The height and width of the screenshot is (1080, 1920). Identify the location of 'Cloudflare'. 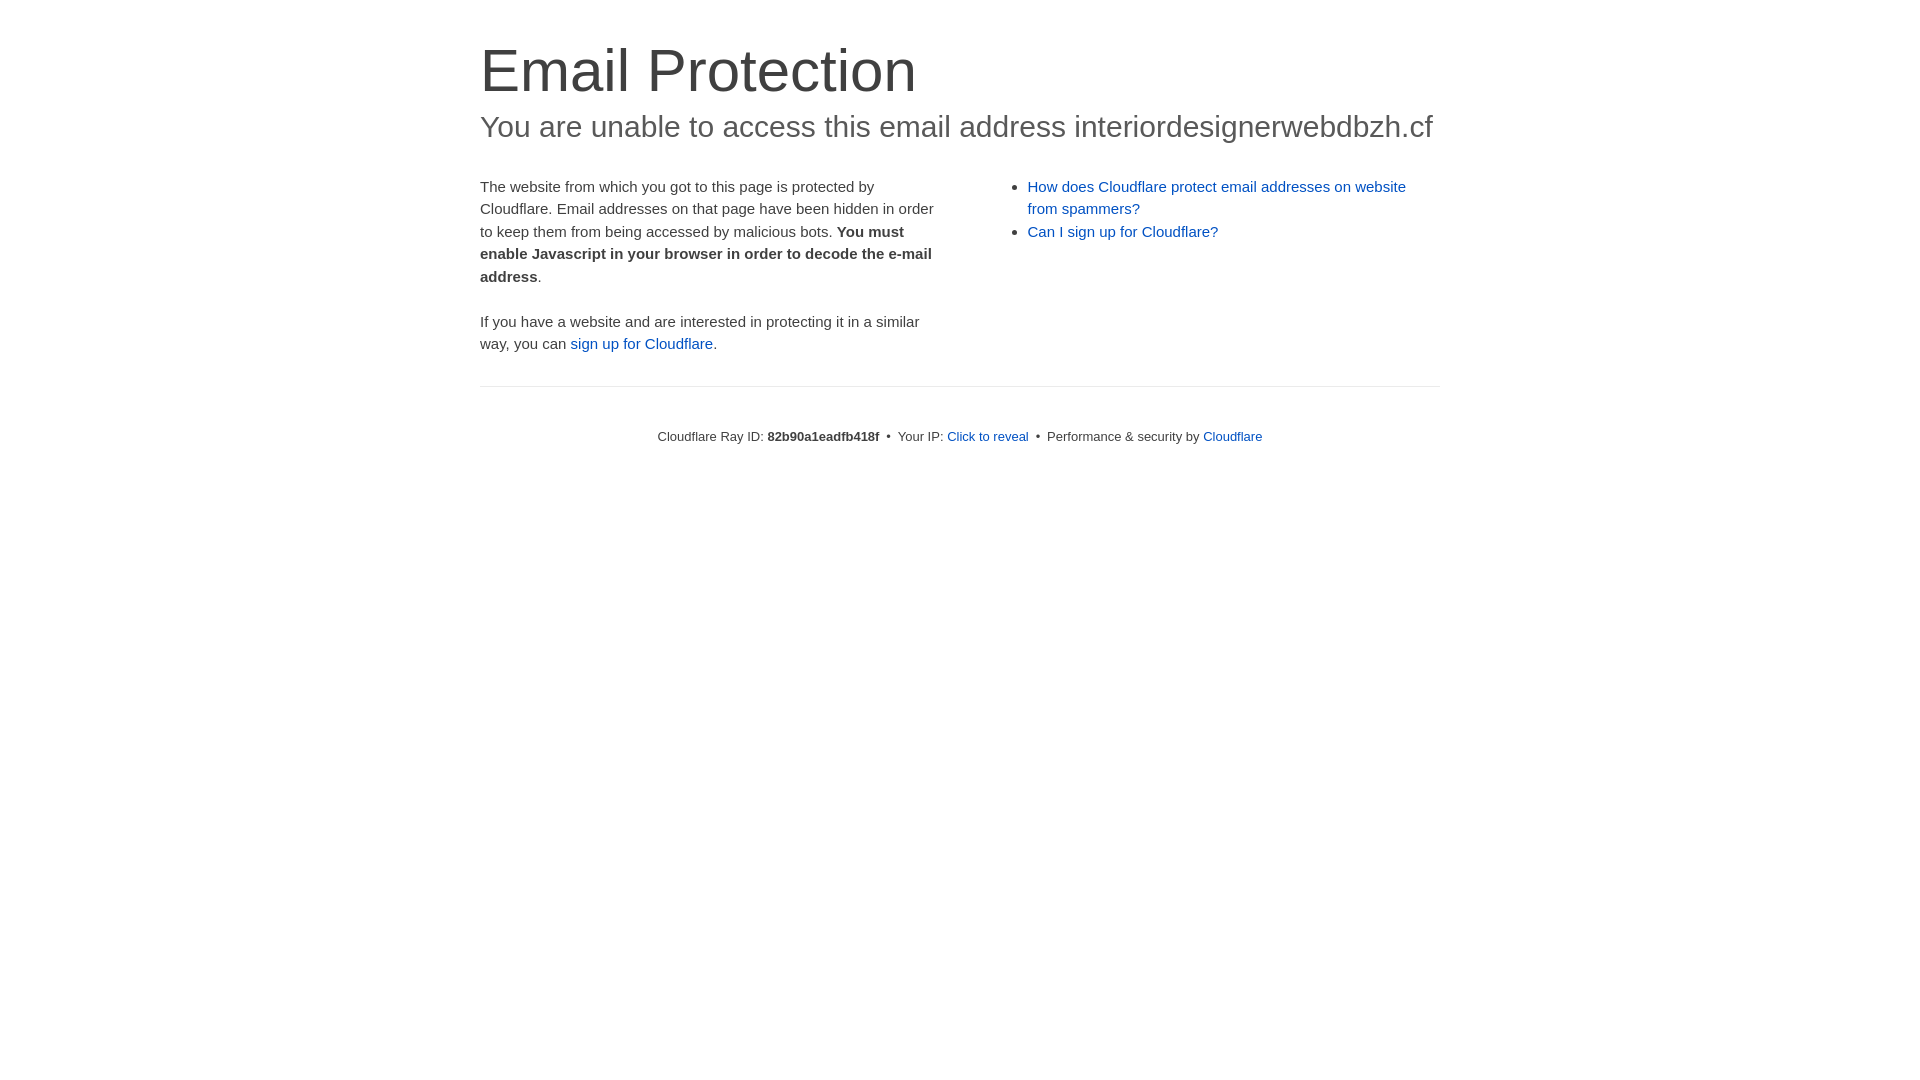
(1231, 435).